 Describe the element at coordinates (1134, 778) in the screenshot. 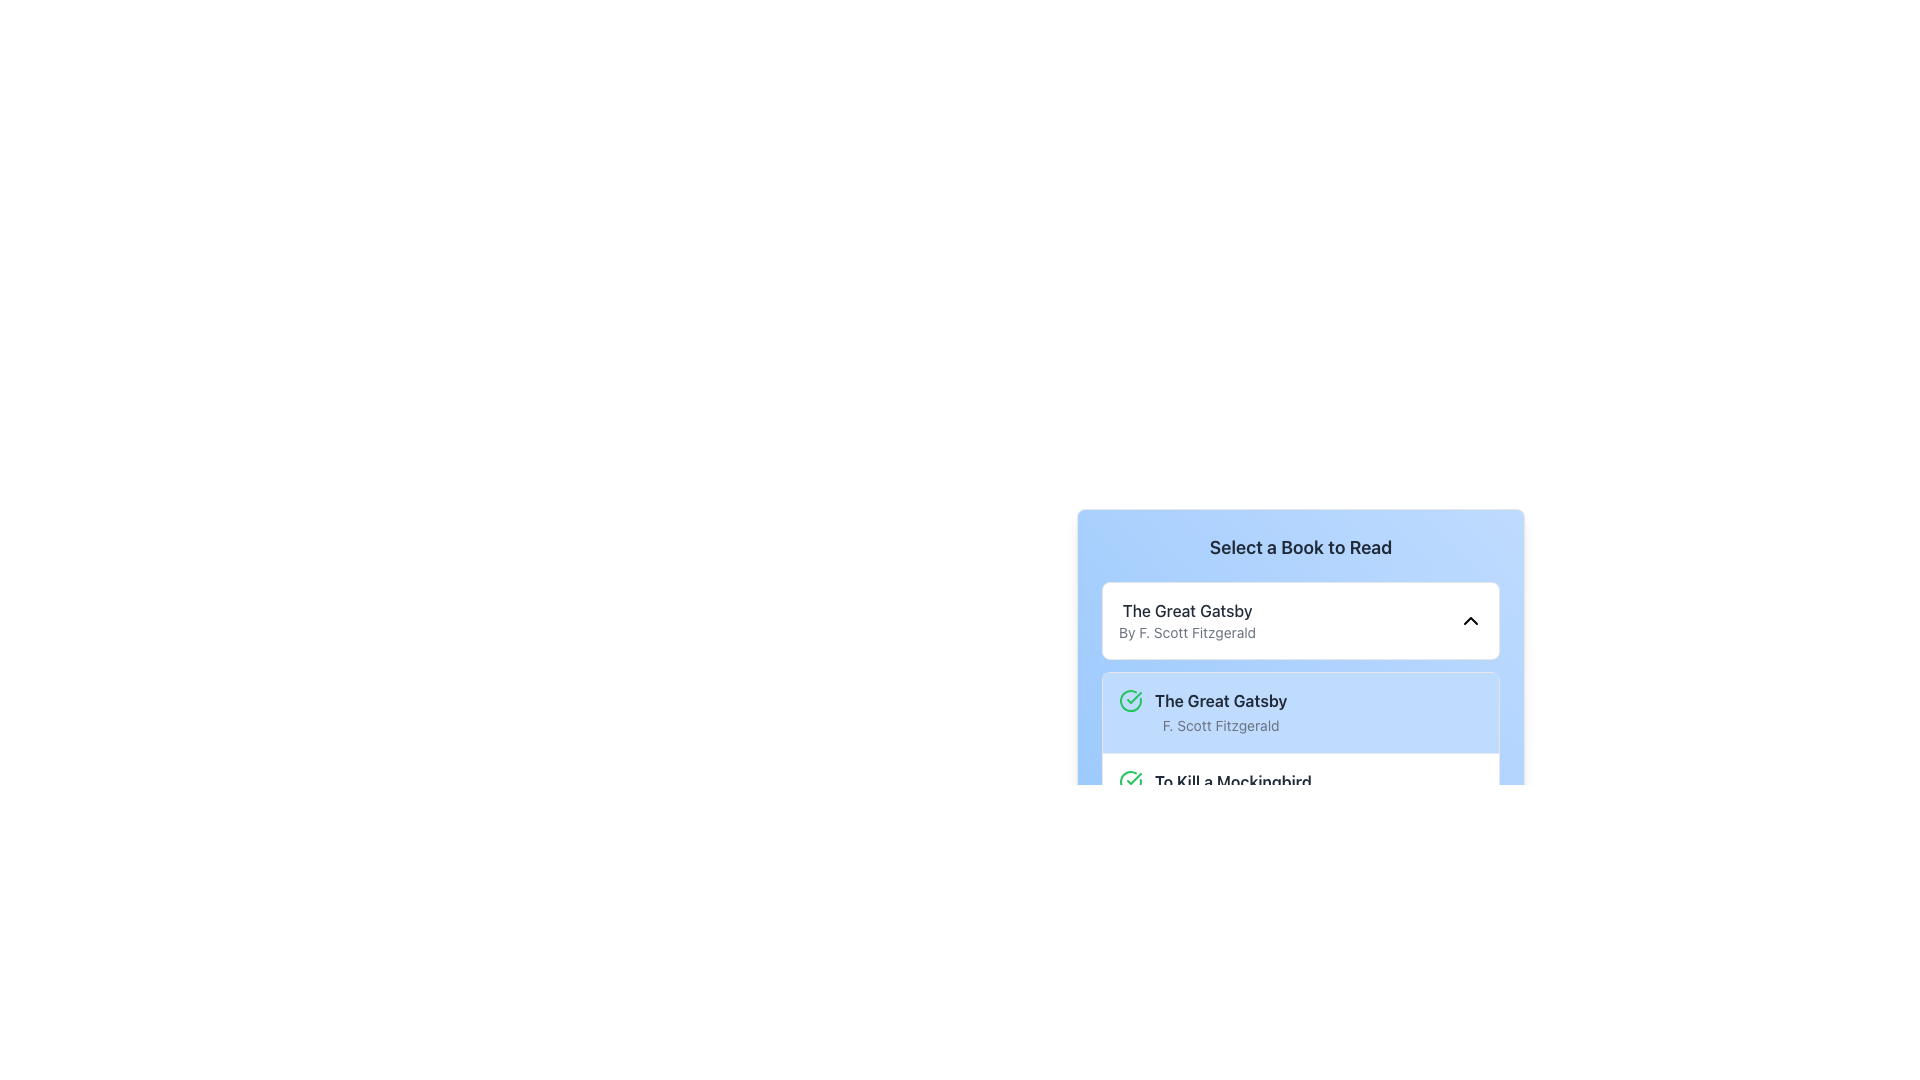

I see `the selection indicator icon for the second list item, which corresponds to 'The Great Gatsby' in the book selection dropdown` at that location.